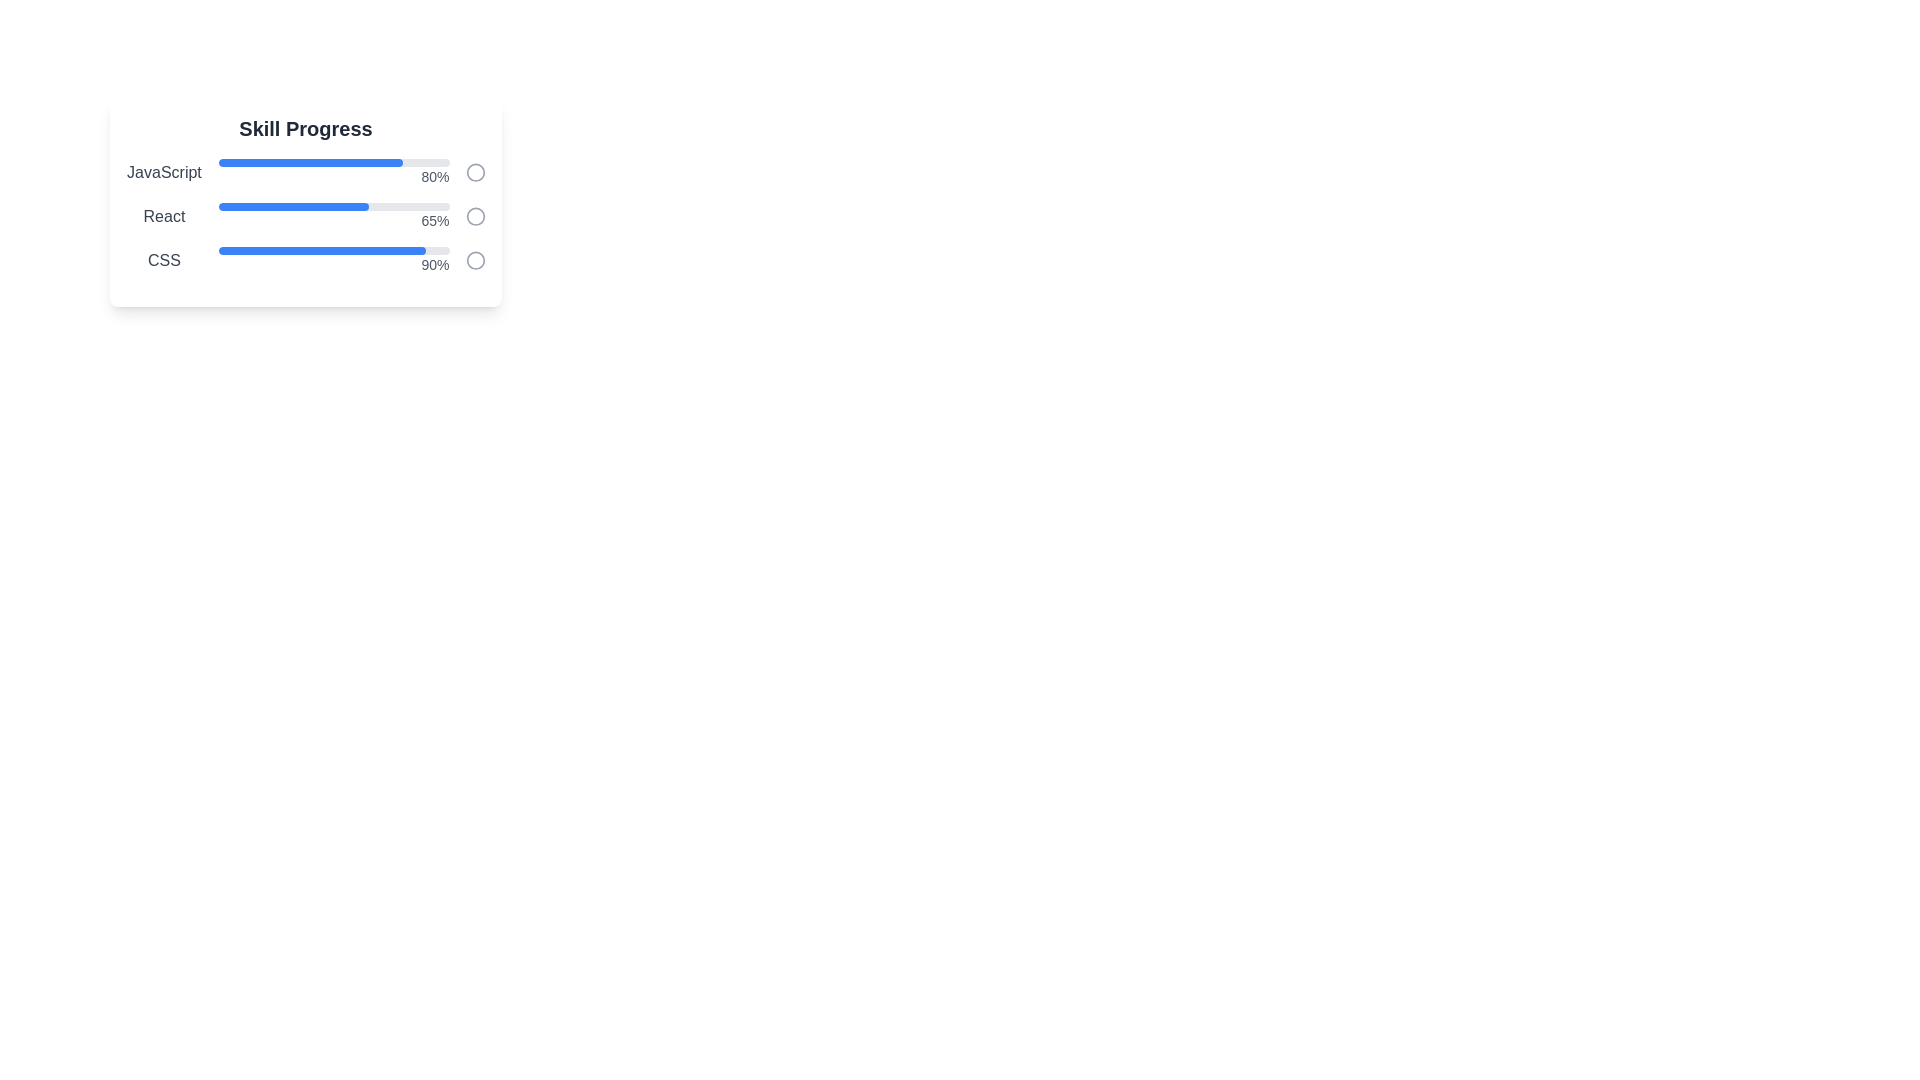 The image size is (1920, 1080). Describe the element at coordinates (334, 260) in the screenshot. I see `the Progress Bar representing 90% progress for the skill 'CSS' to read its value` at that location.